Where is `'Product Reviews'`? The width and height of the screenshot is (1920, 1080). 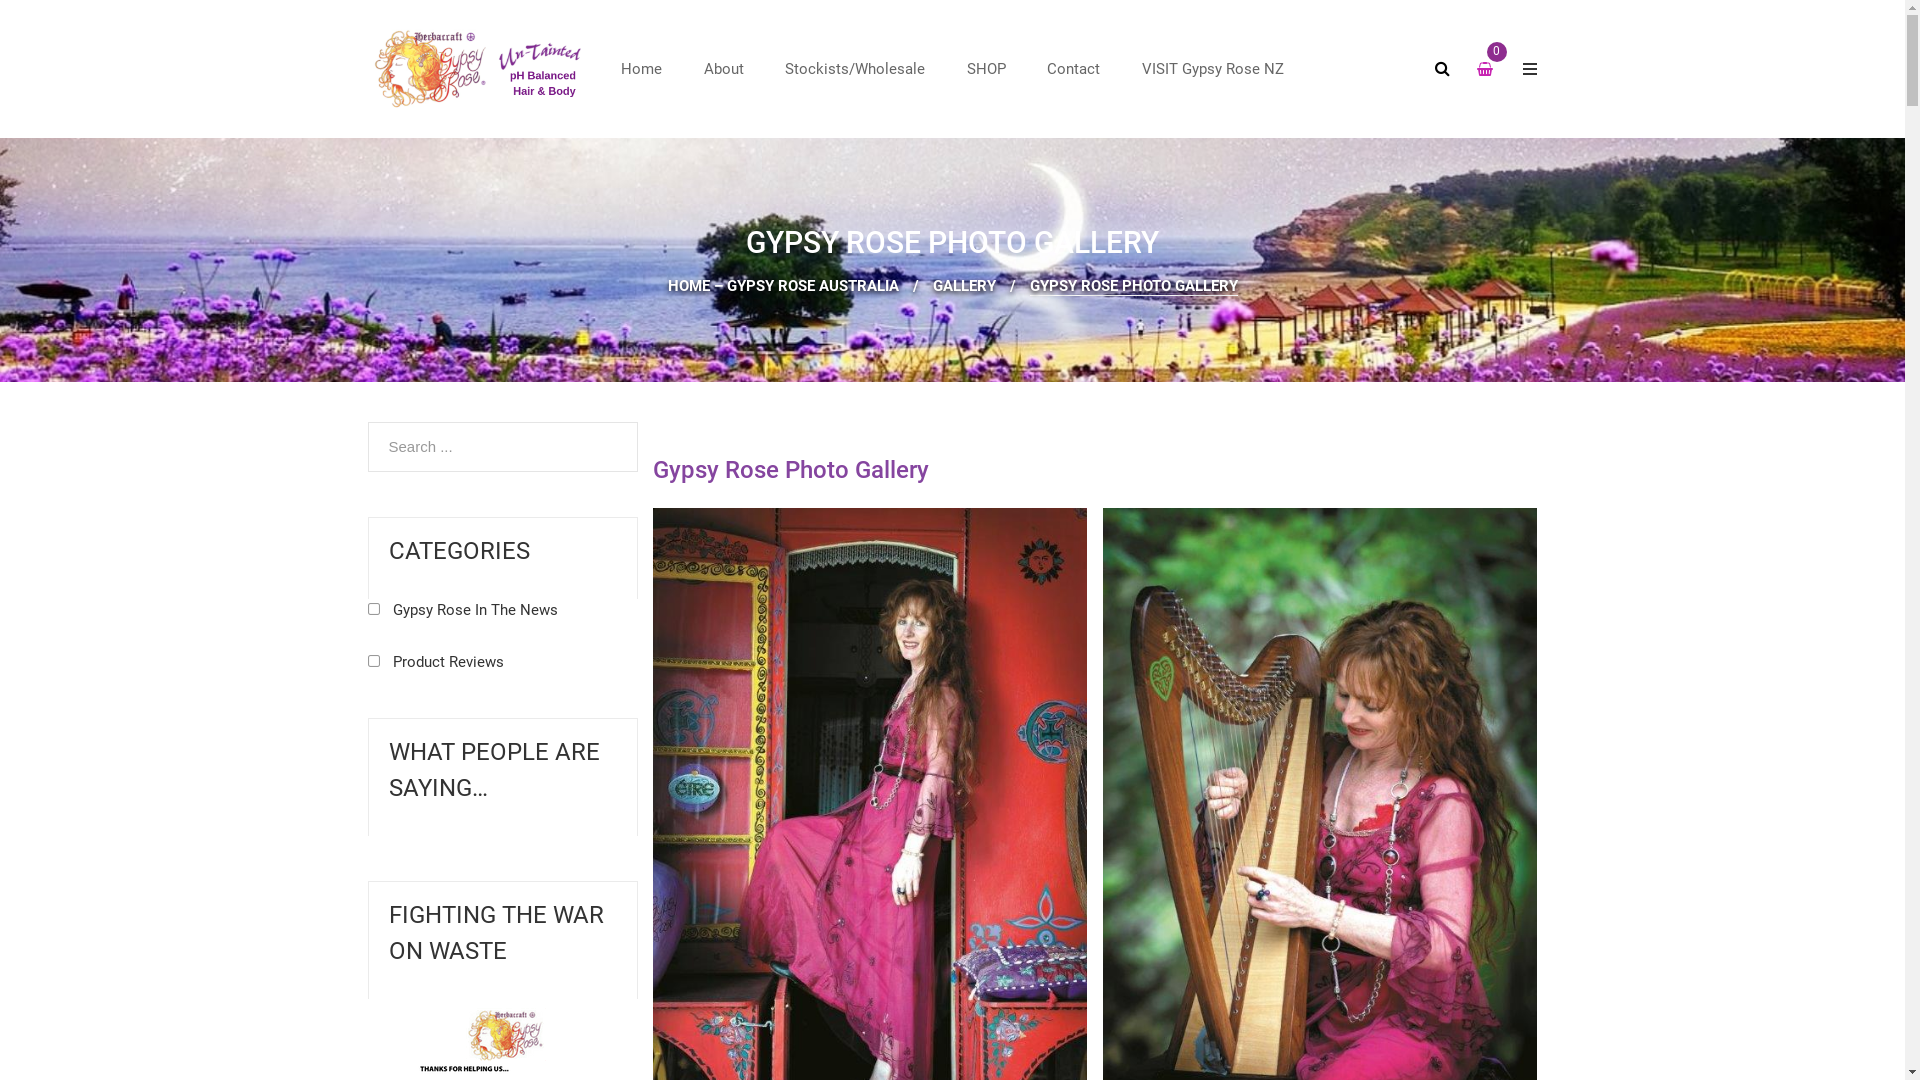
'Product Reviews' is located at coordinates (435, 662).